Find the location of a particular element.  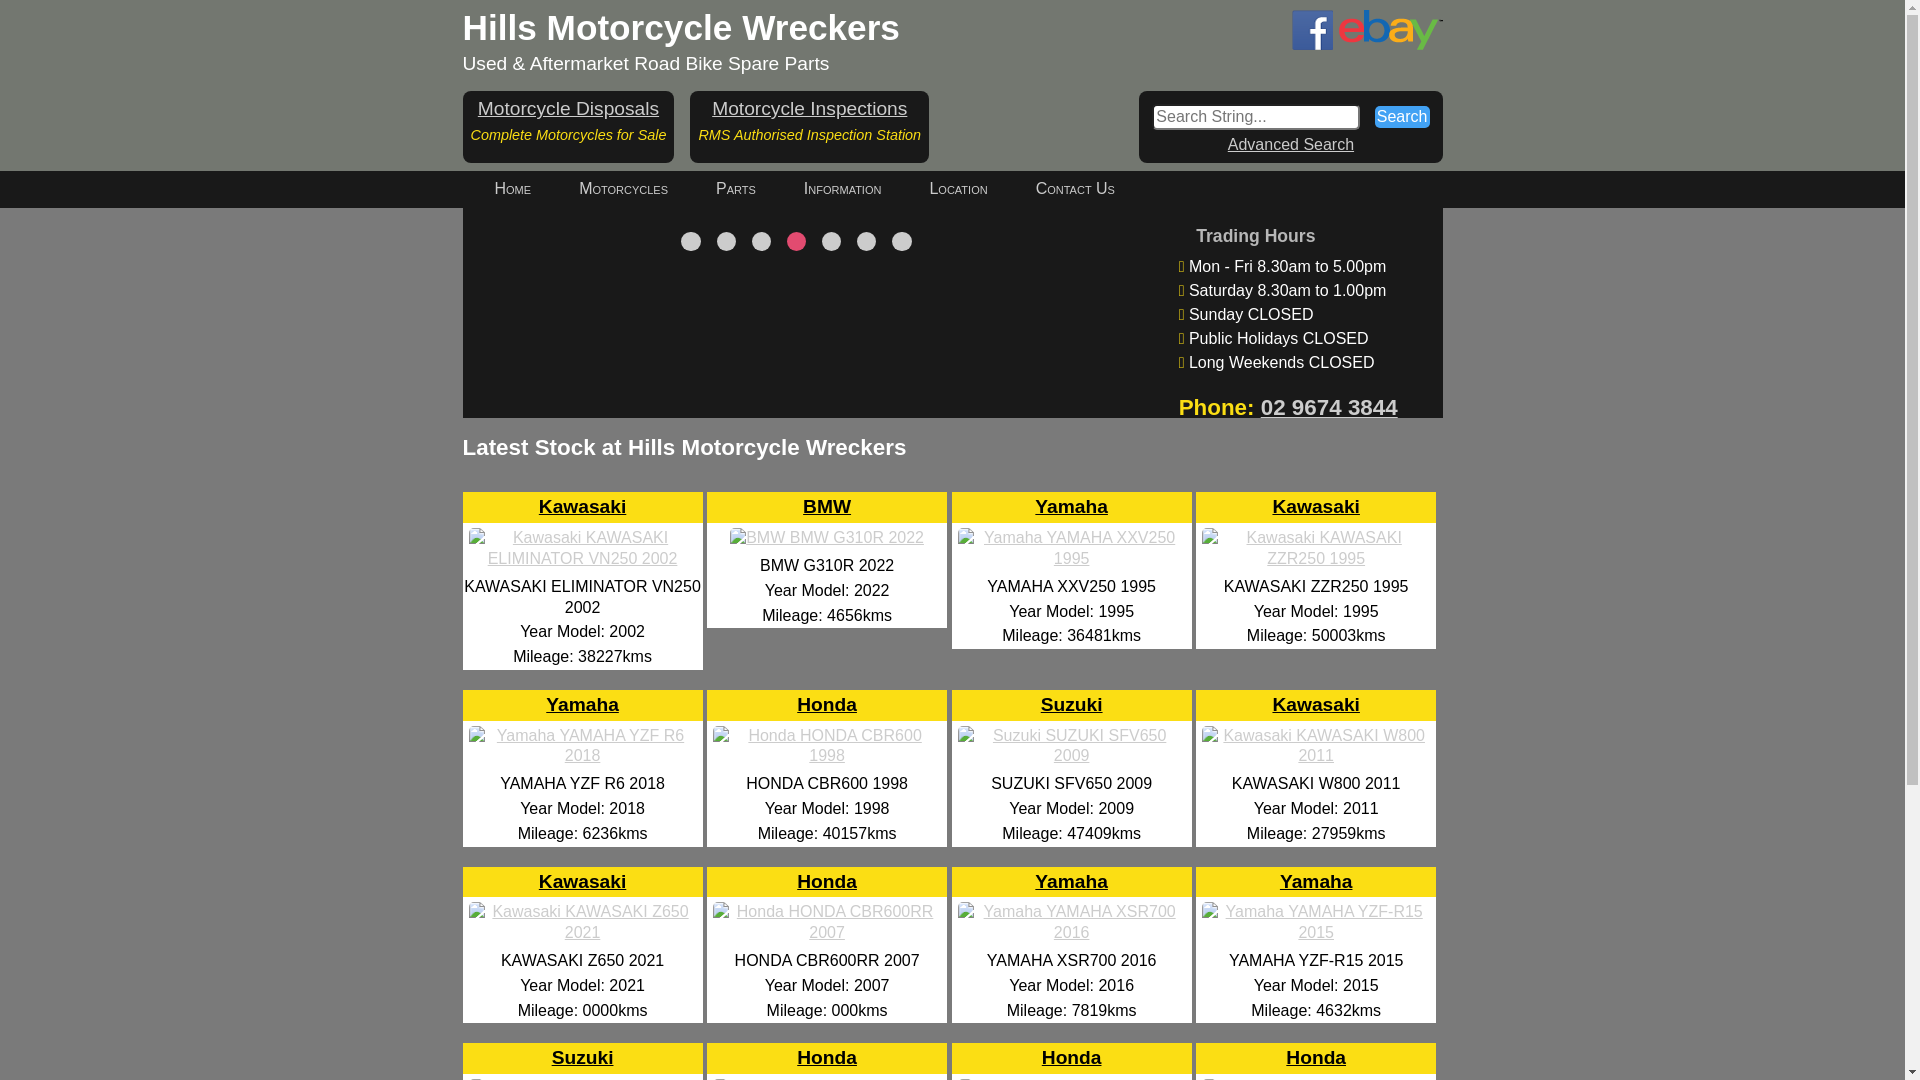

'02 9674 3844' is located at coordinates (1329, 406).